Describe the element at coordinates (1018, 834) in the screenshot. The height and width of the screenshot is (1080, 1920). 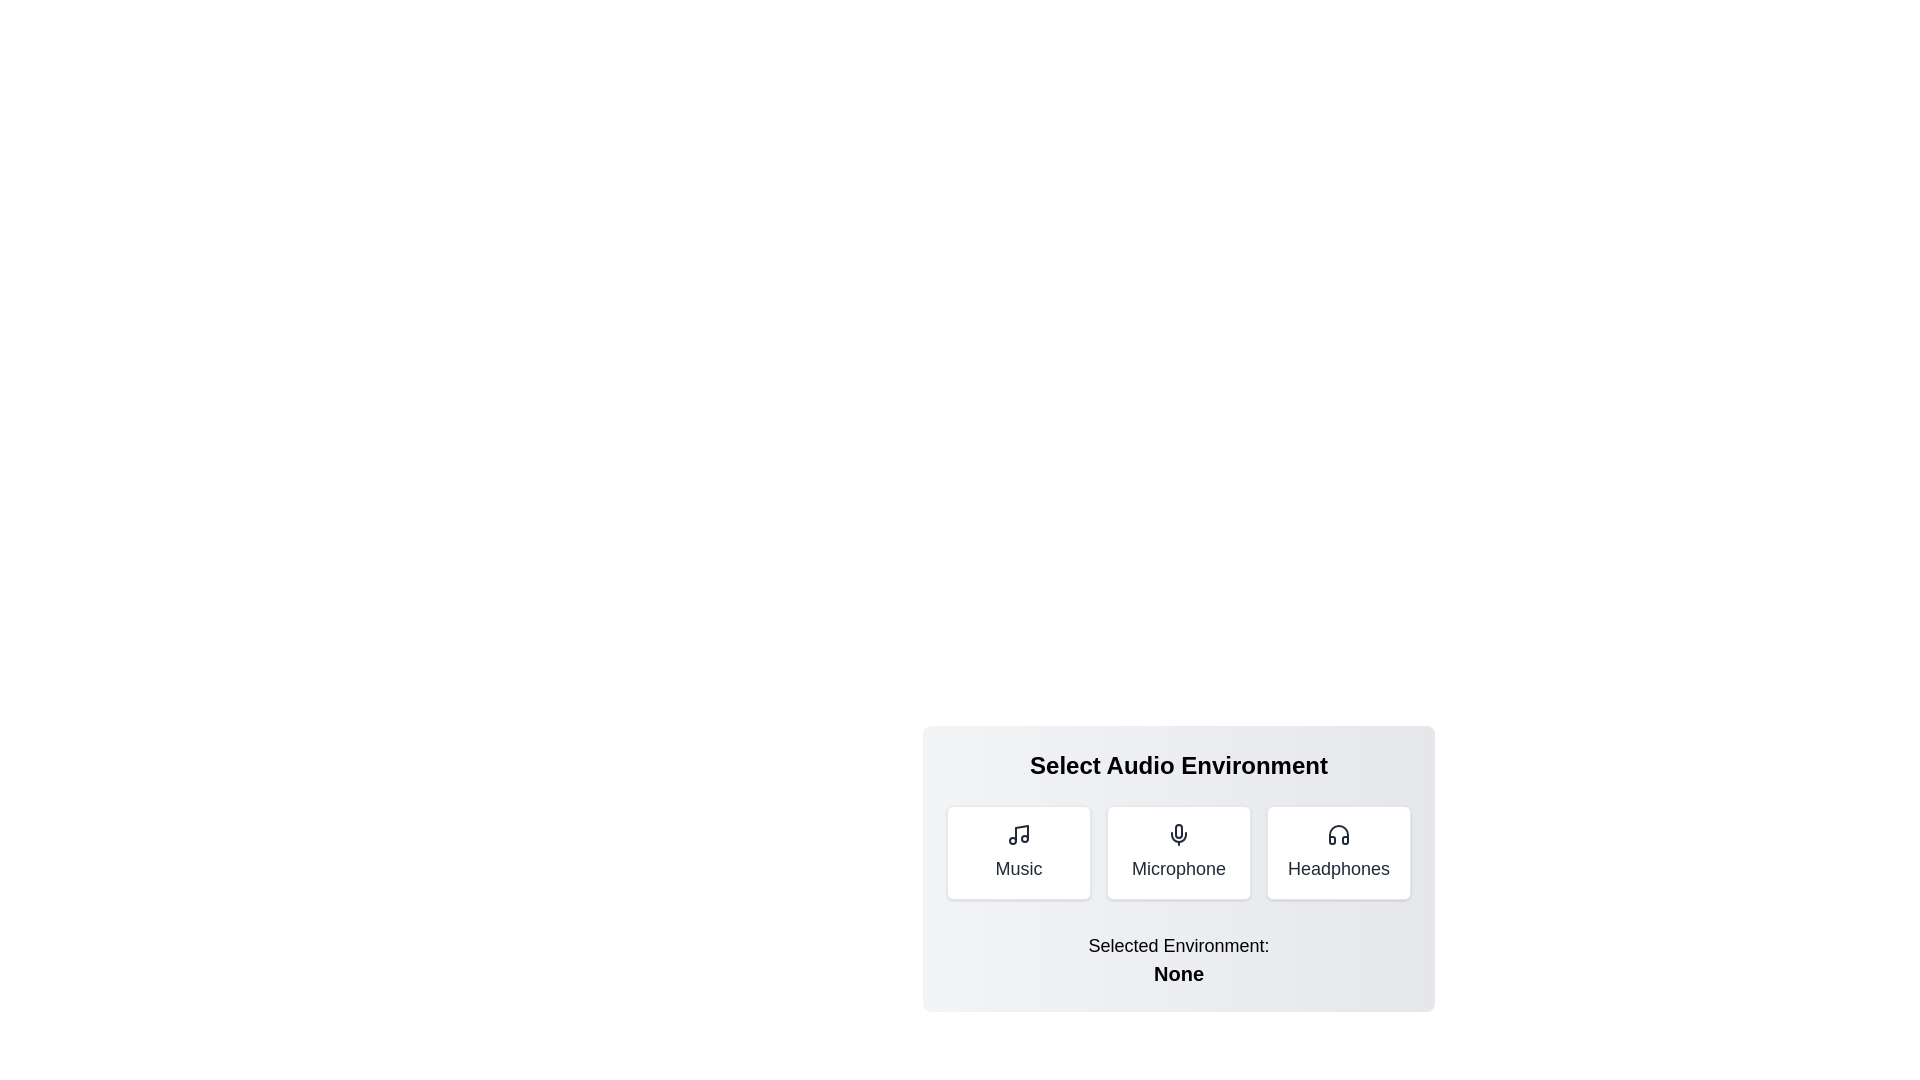
I see `the musical note icon located at the top section of the 'Music' card, above the title text 'Music'` at that location.